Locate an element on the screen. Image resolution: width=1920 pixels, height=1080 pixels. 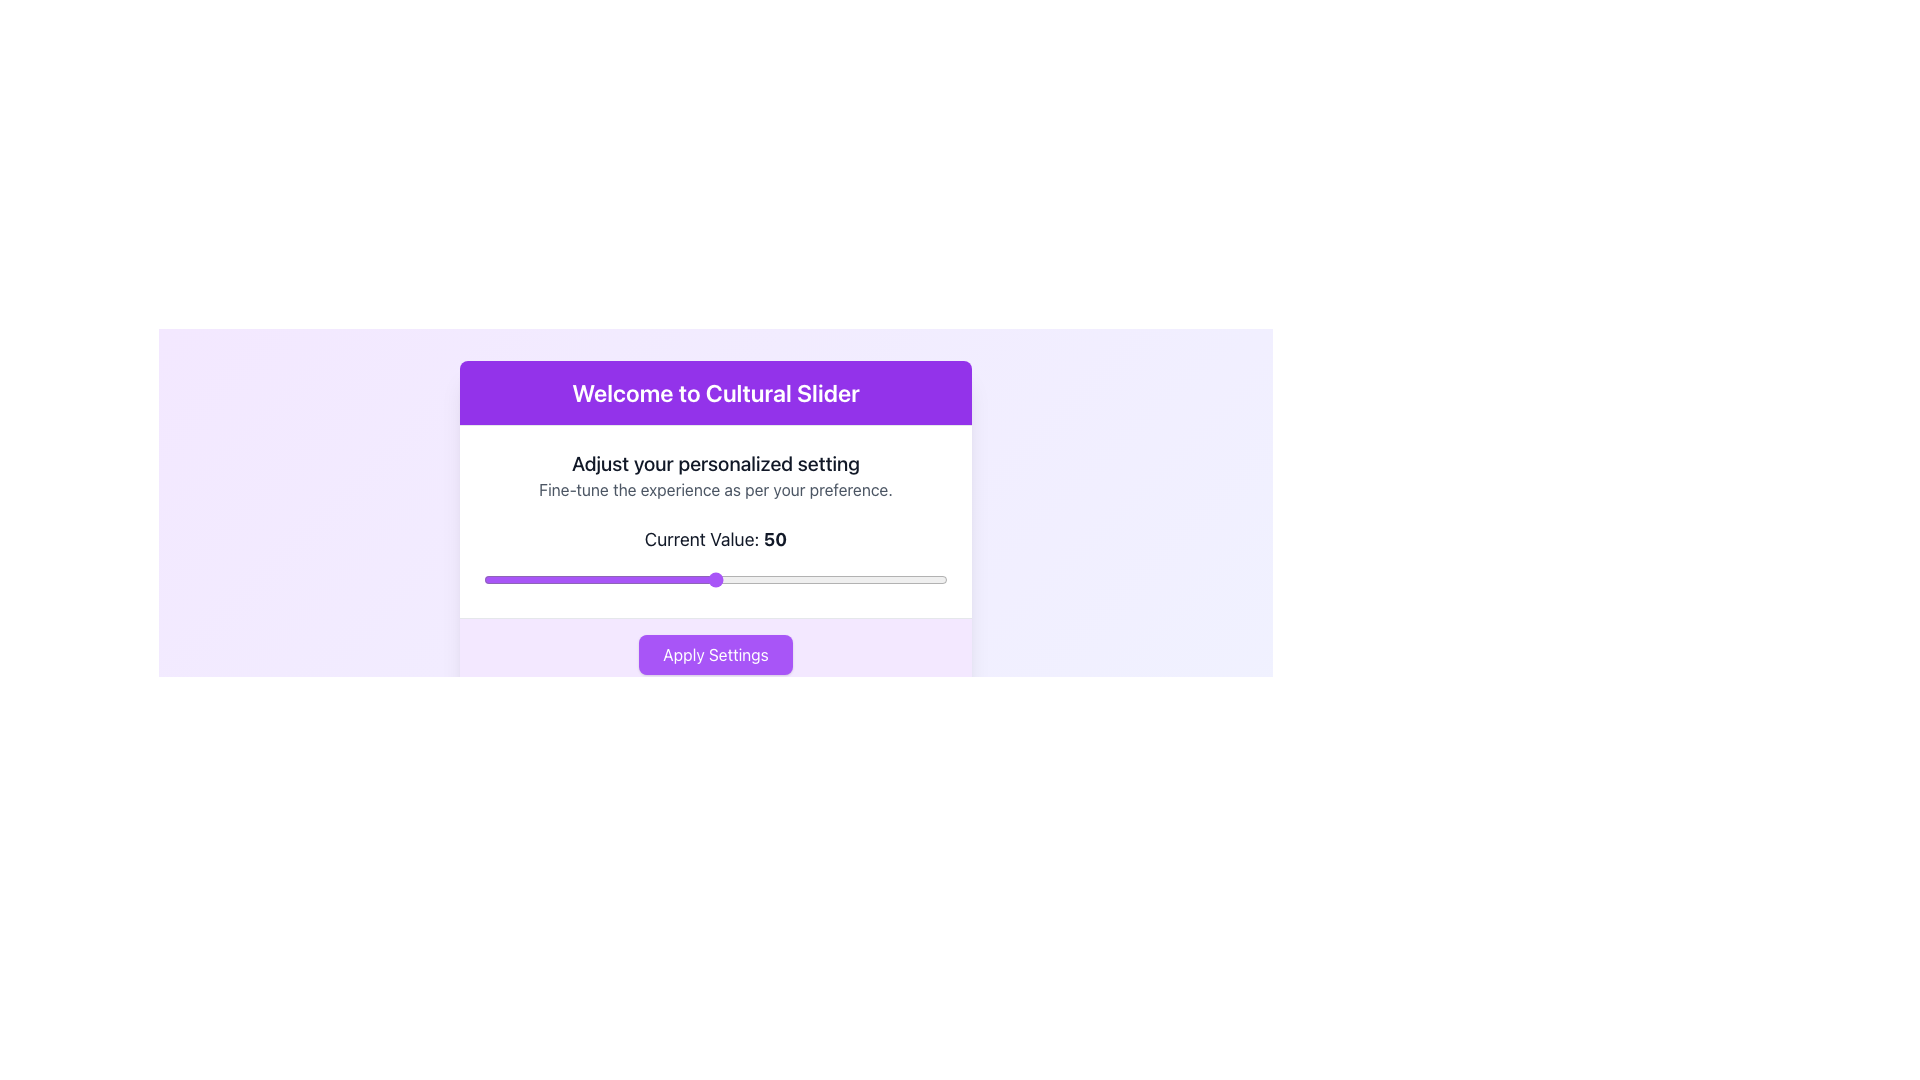
slider value is located at coordinates (905, 579).